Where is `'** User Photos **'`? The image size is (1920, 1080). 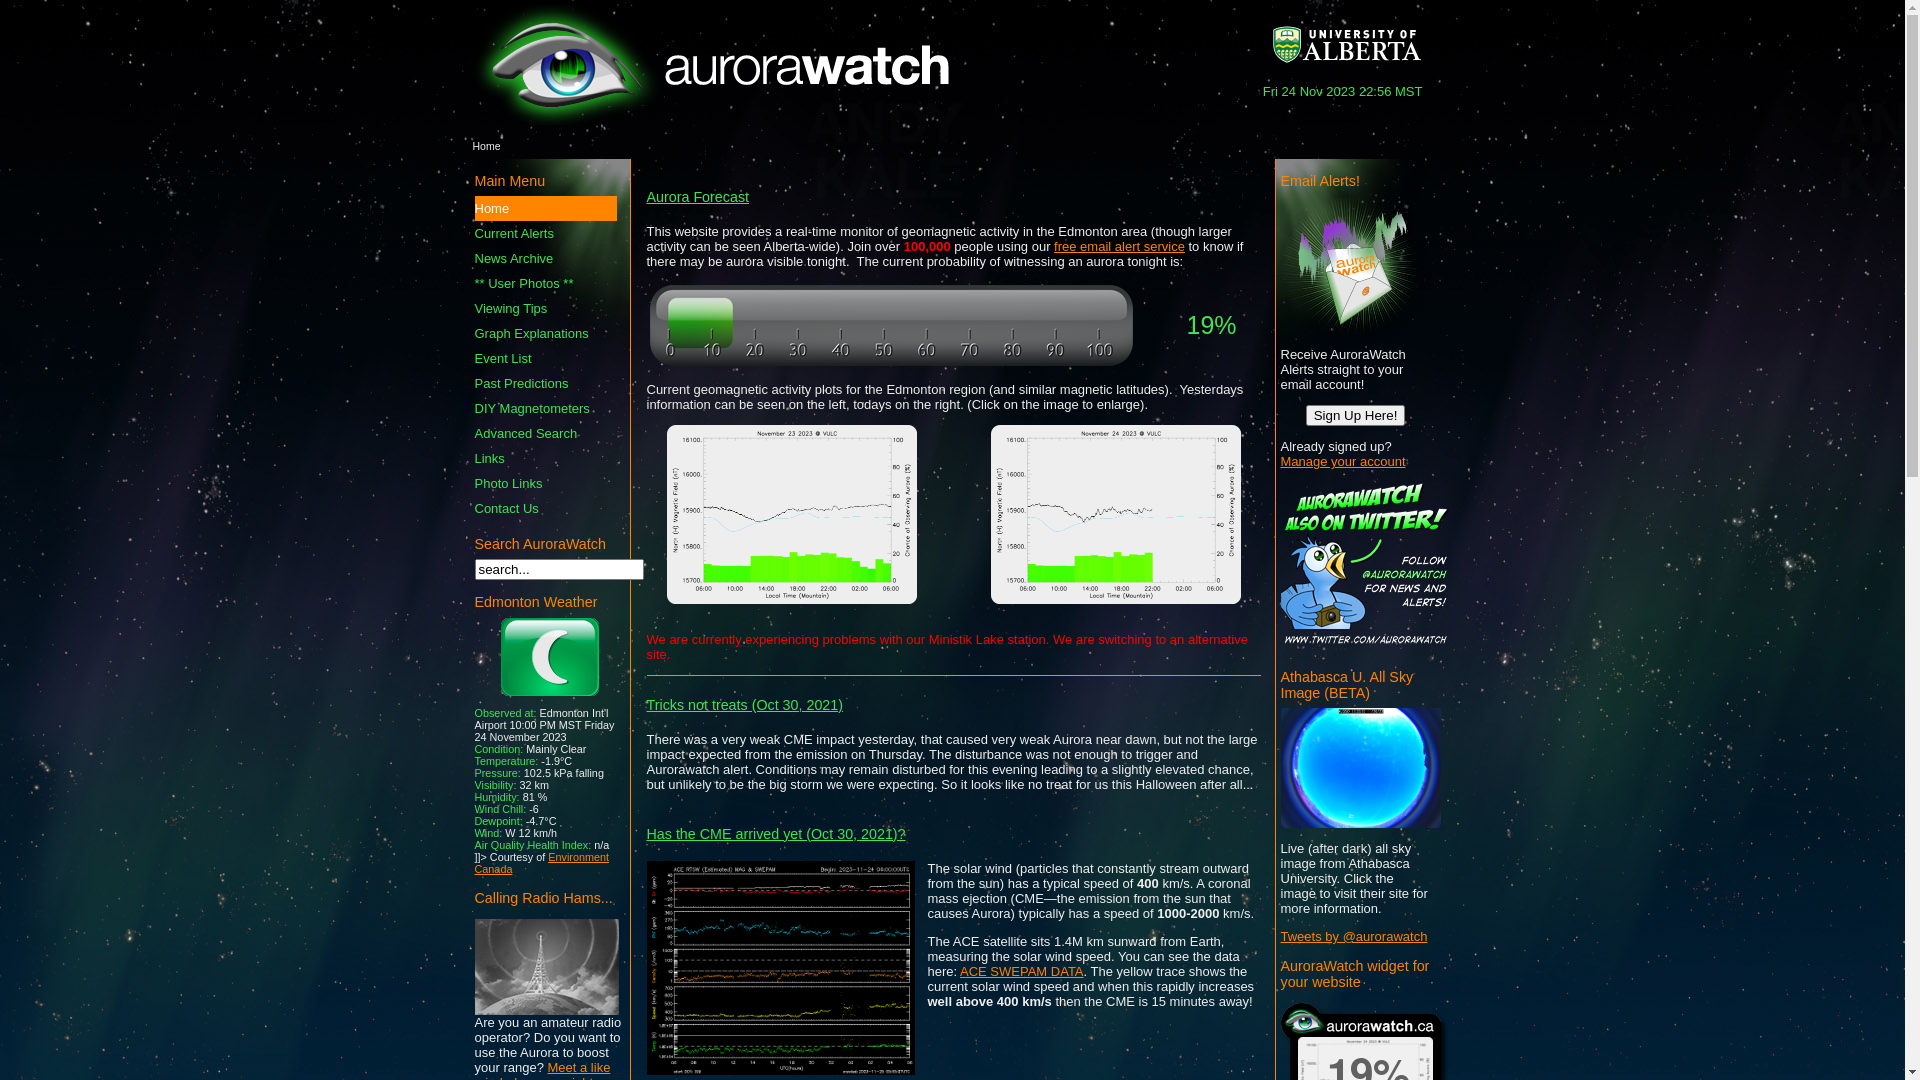 '** User Photos **' is located at coordinates (545, 283).